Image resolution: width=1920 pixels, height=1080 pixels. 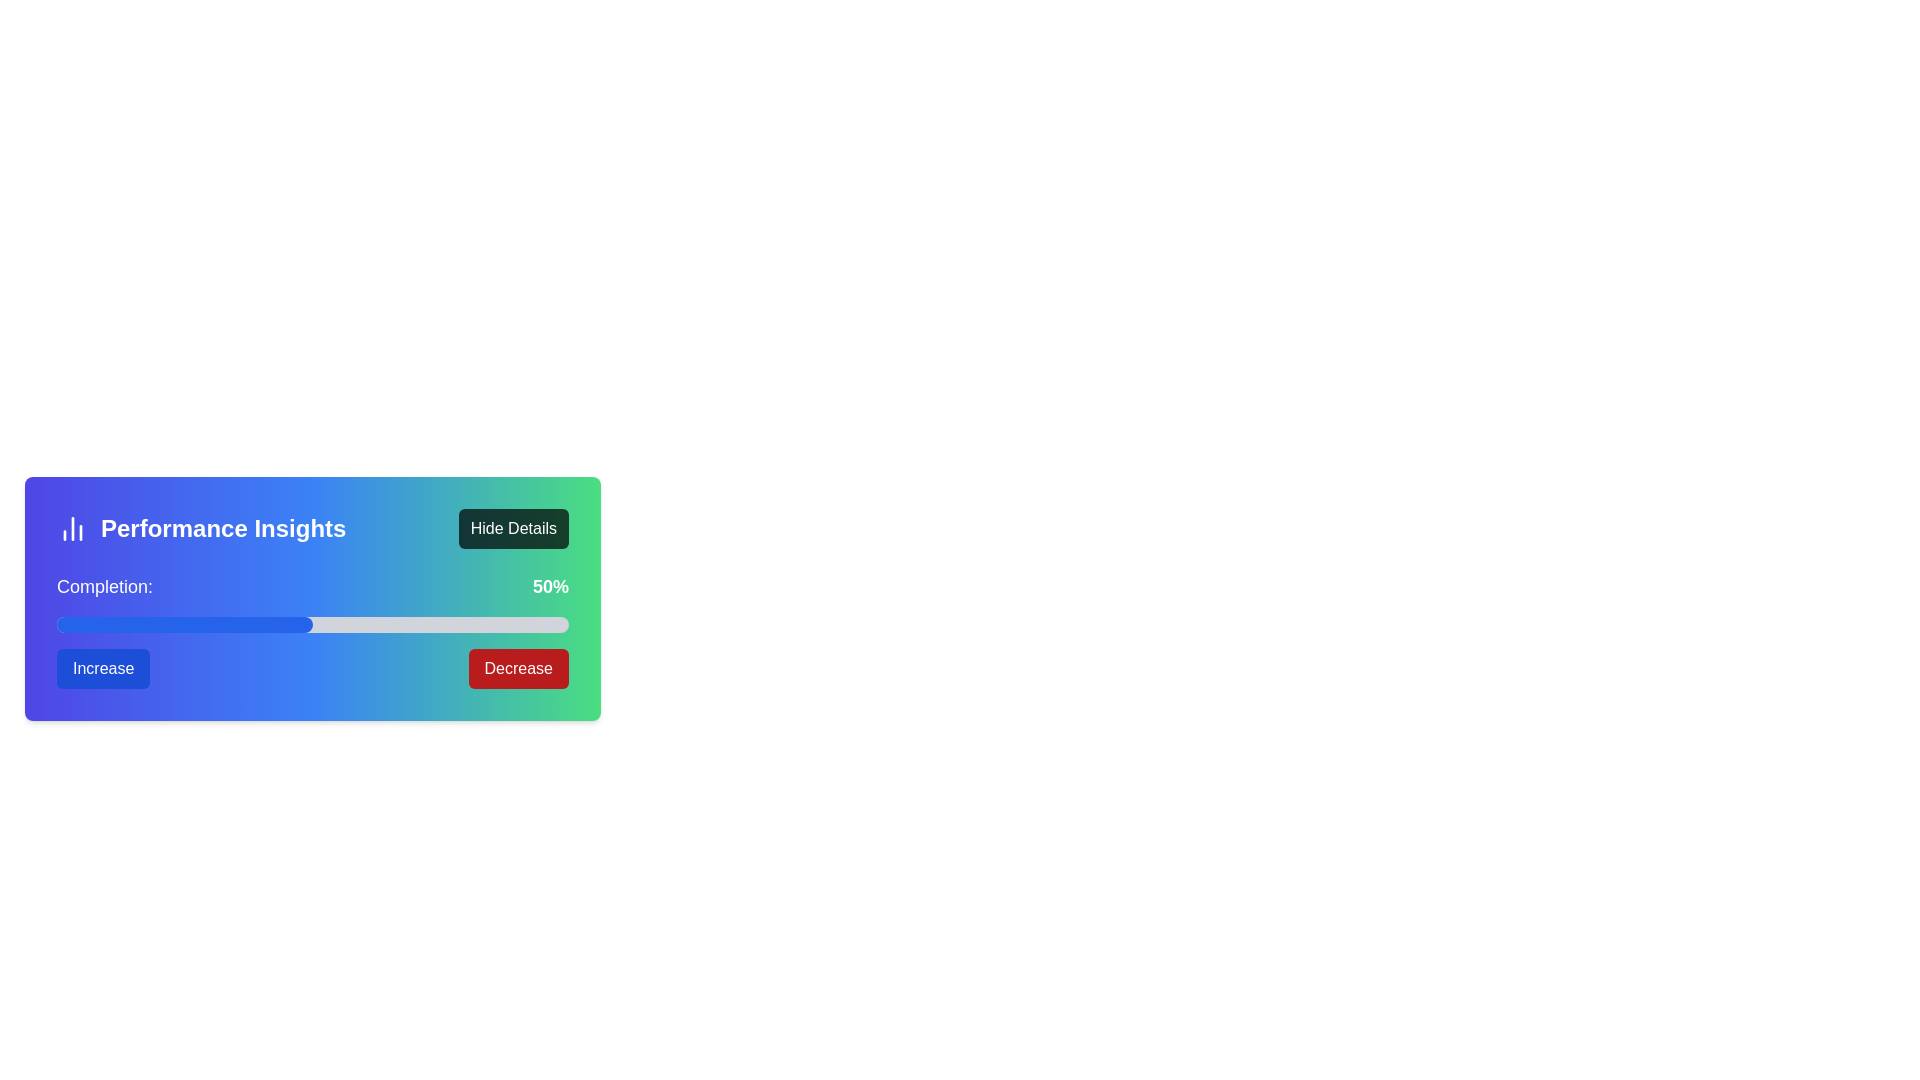 I want to click on the progress bar with a gray background and blue foreground, located beneath the text 'Completion: 50%', so click(x=311, y=623).